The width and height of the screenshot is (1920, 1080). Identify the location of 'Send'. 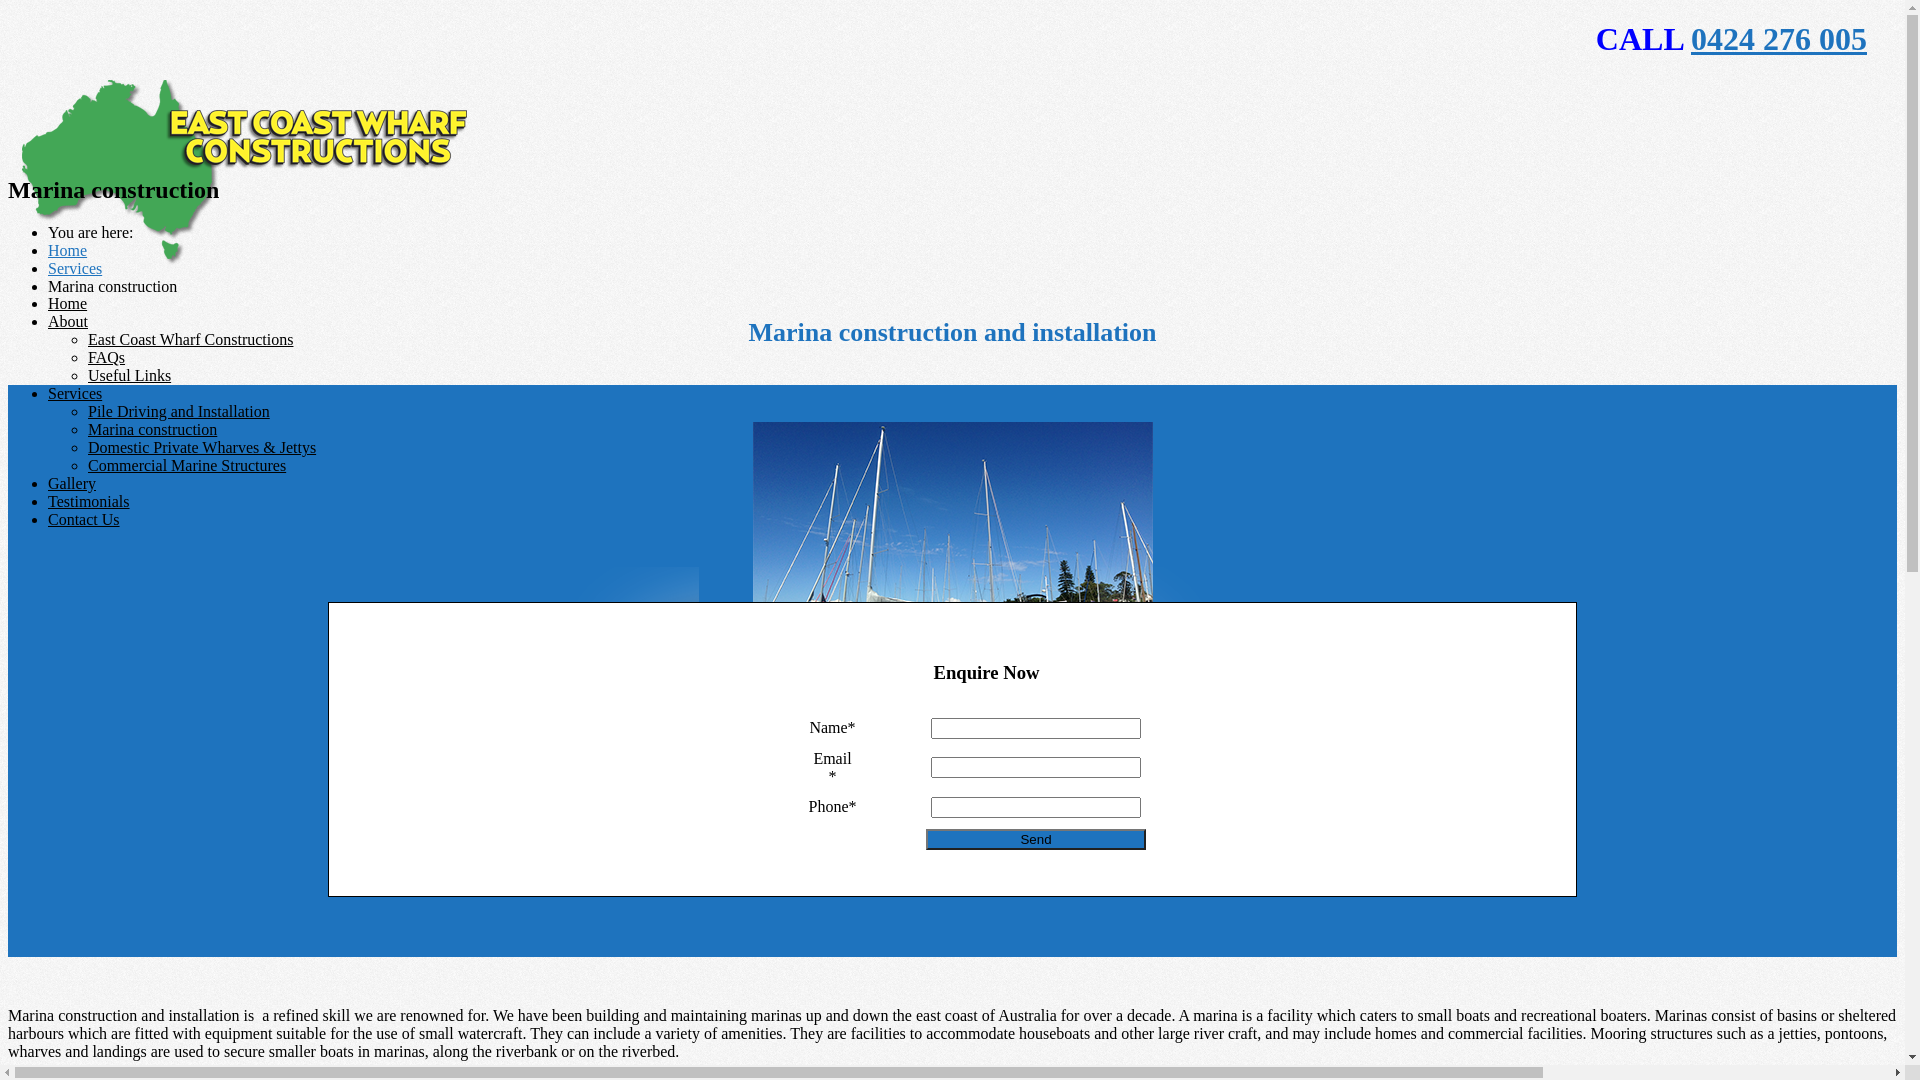
(925, 839).